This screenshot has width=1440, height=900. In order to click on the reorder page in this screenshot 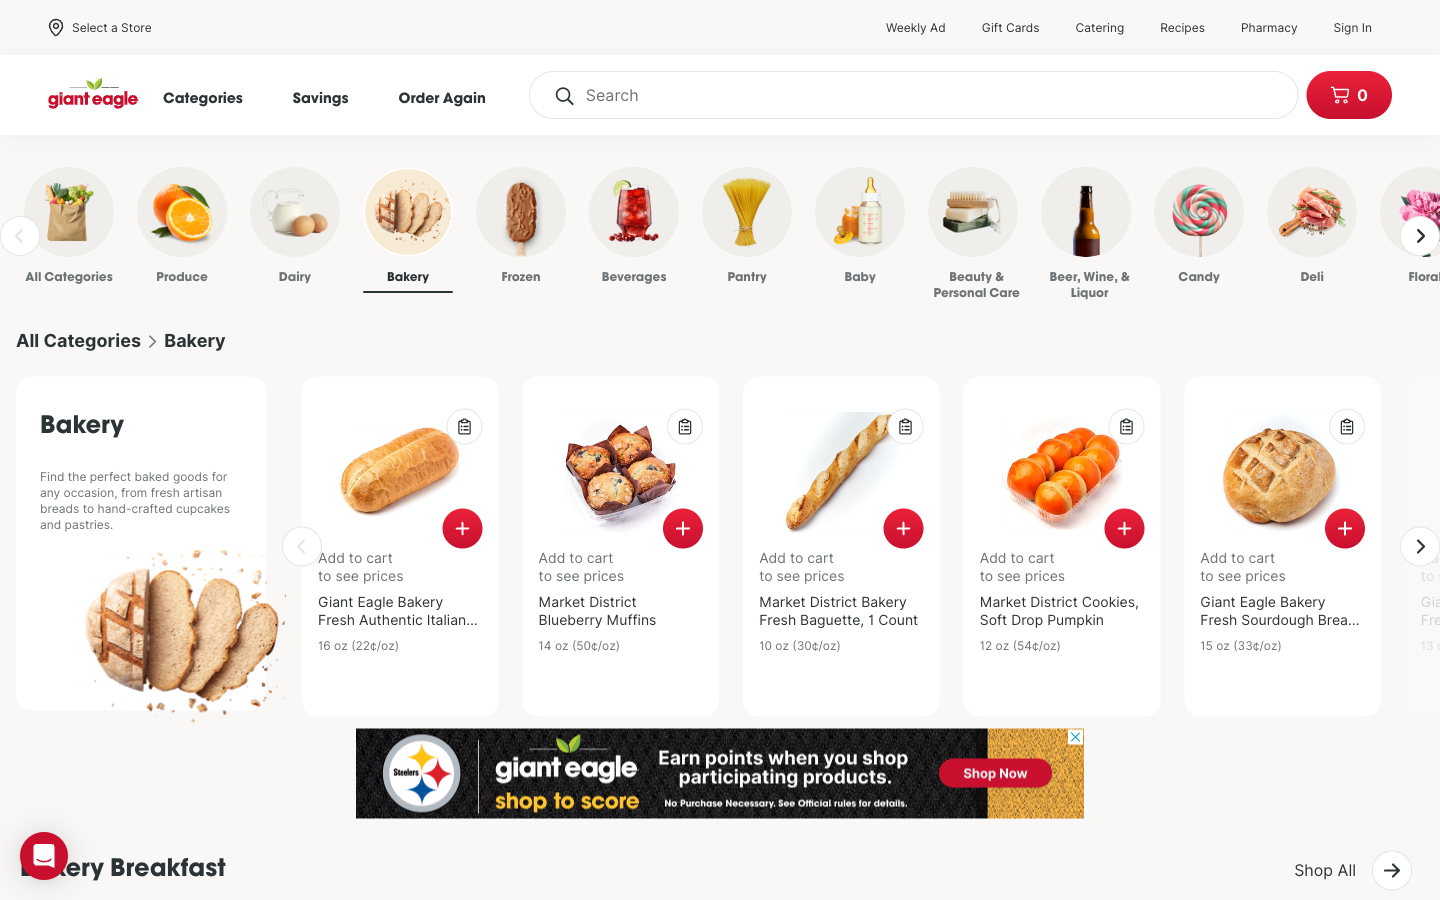, I will do `click(452, 96)`.